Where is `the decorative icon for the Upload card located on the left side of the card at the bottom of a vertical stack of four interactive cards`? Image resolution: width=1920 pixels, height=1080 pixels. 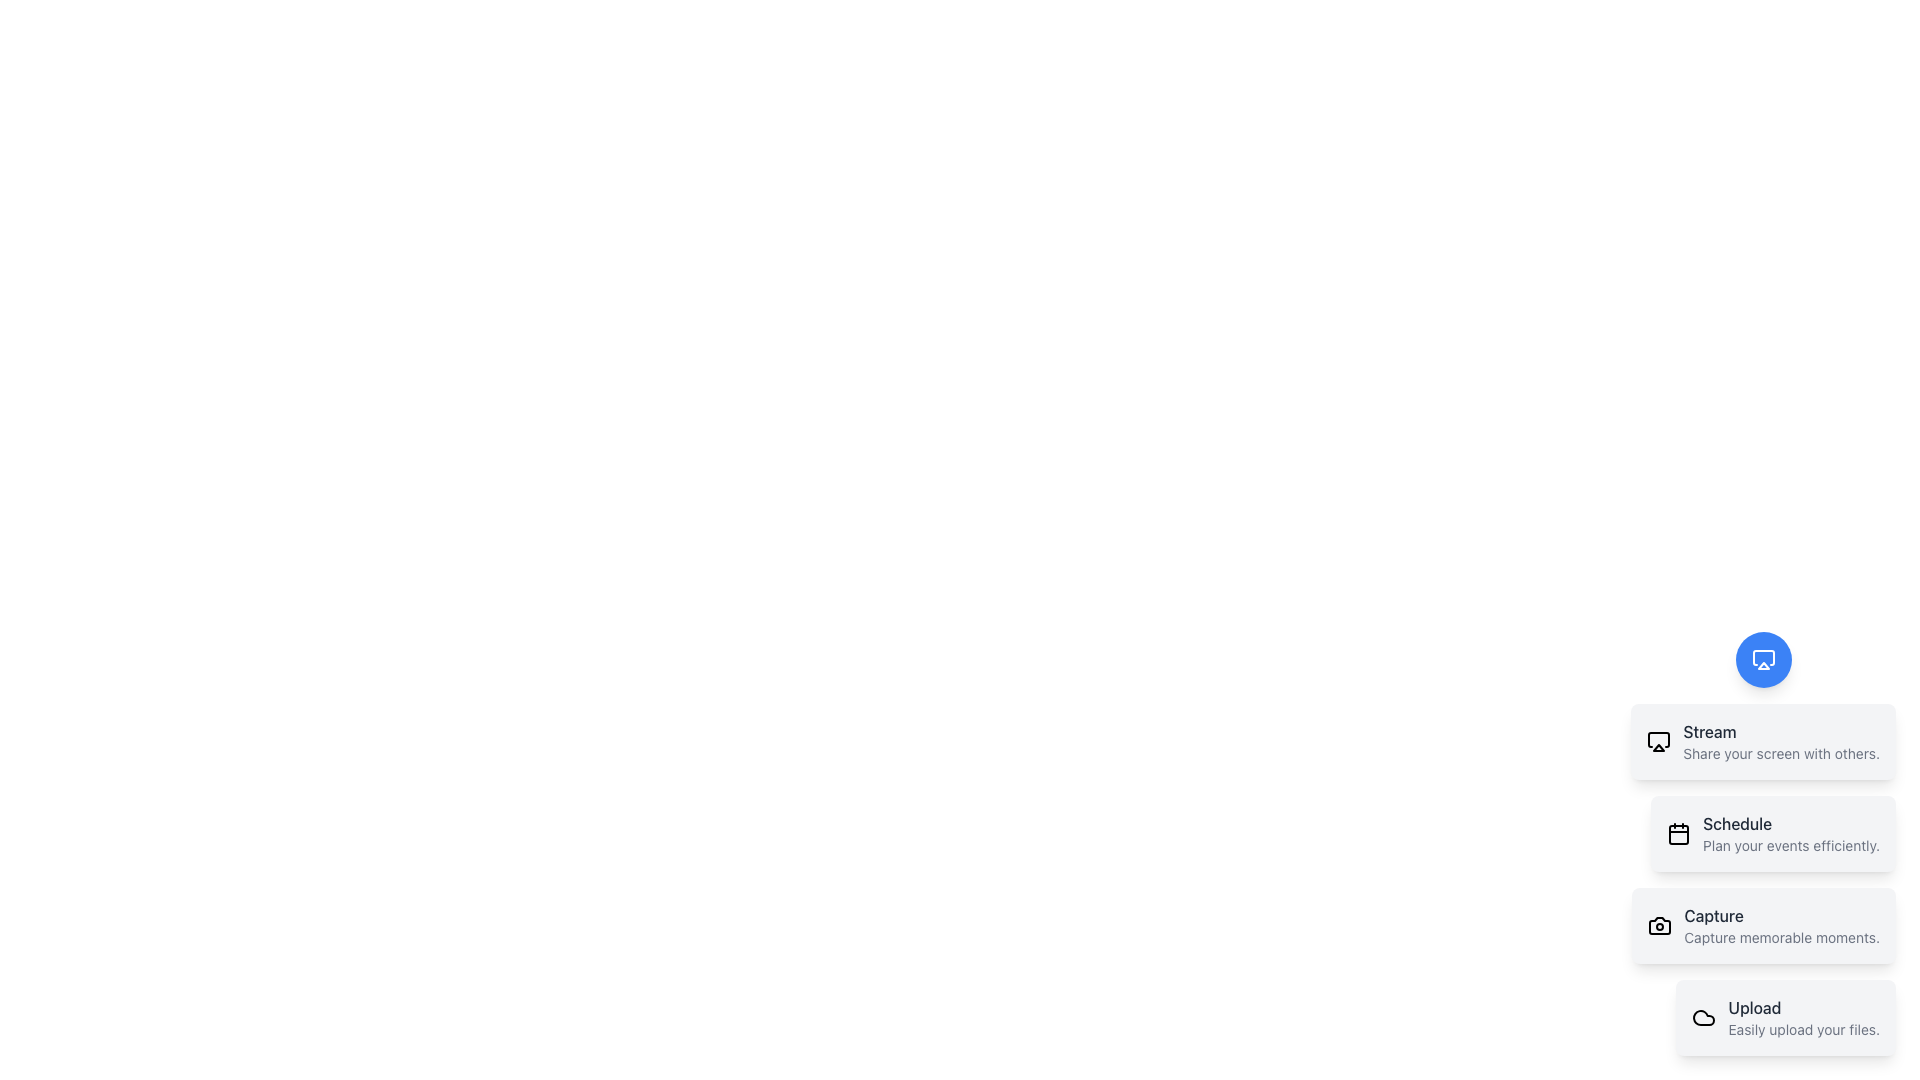 the decorative icon for the Upload card located on the left side of the card at the bottom of a vertical stack of four interactive cards is located at coordinates (1703, 1018).